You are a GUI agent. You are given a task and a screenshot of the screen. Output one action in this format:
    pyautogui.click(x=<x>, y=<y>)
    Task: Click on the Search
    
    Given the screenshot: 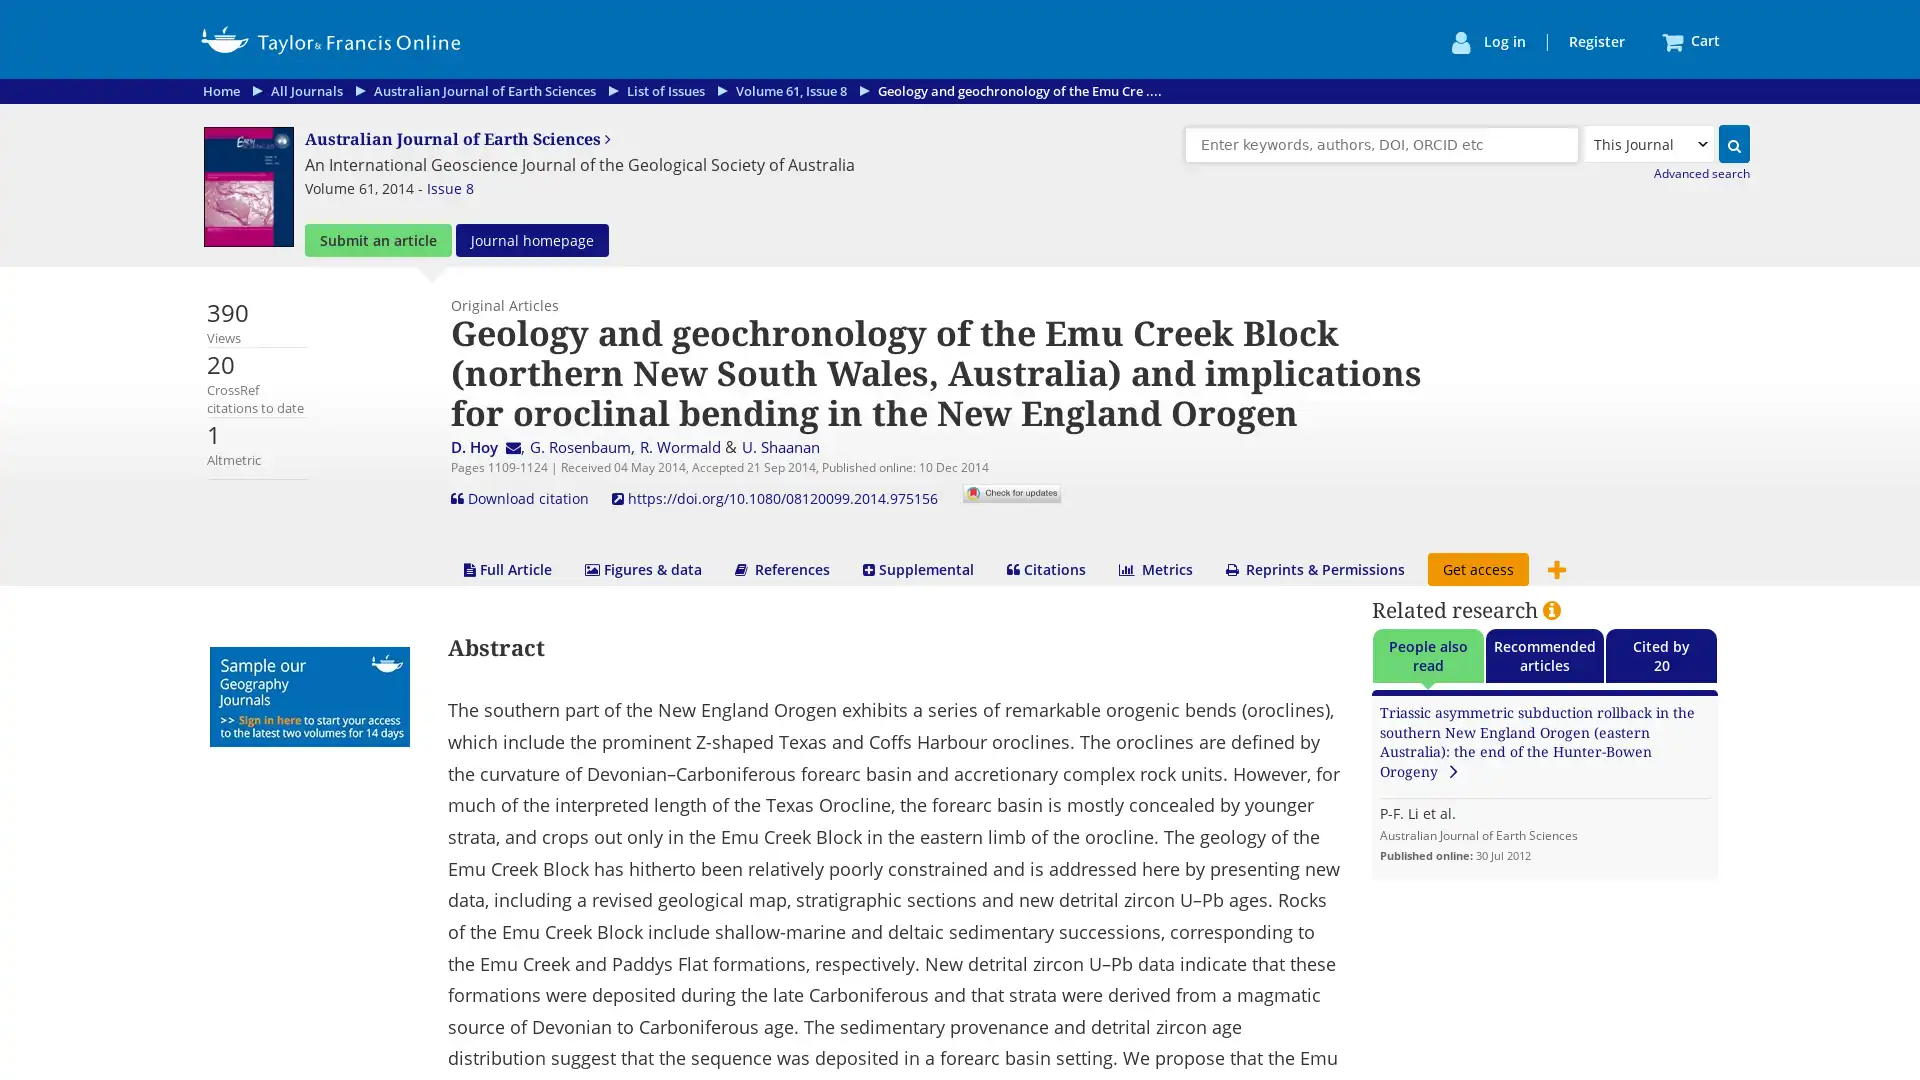 What is the action you would take?
    pyautogui.click(x=1733, y=142)
    